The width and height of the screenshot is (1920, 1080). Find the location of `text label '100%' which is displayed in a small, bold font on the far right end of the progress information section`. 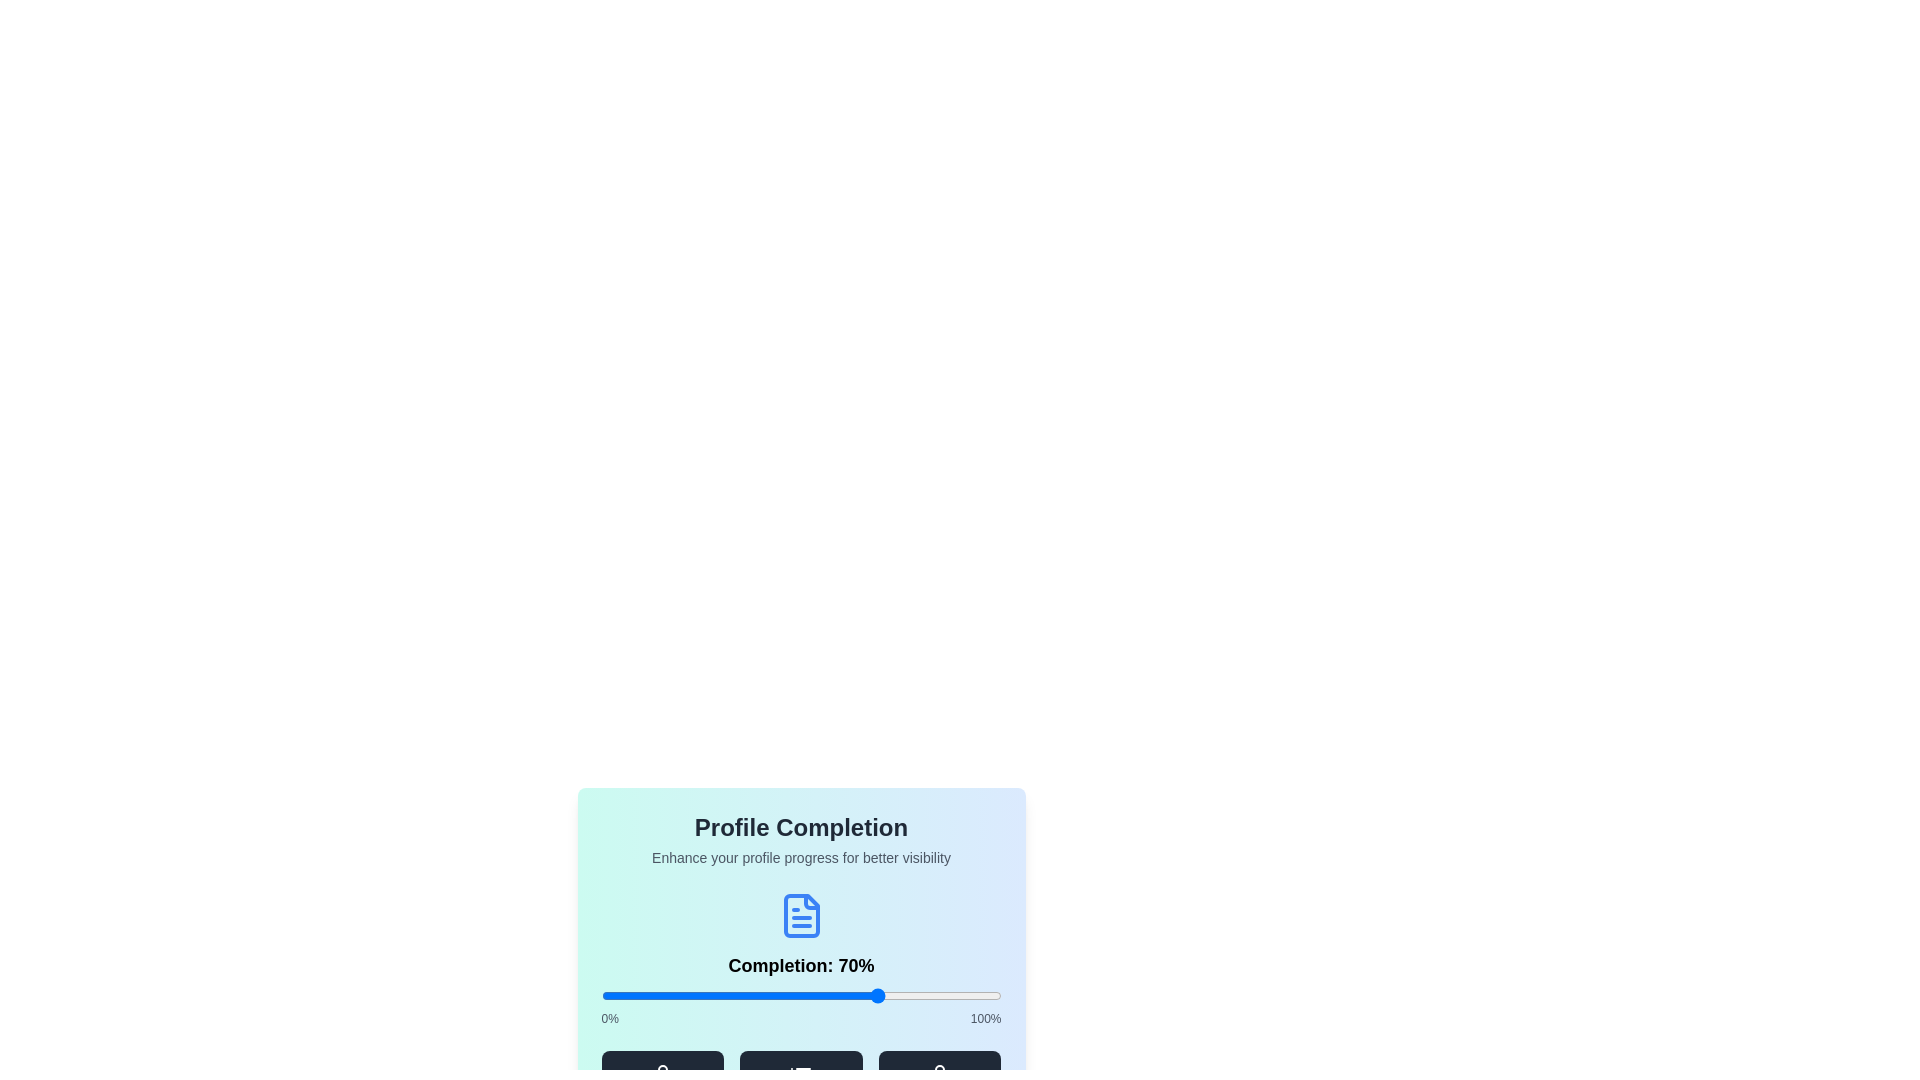

text label '100%' which is displayed in a small, bold font on the far right end of the progress information section is located at coordinates (986, 1018).